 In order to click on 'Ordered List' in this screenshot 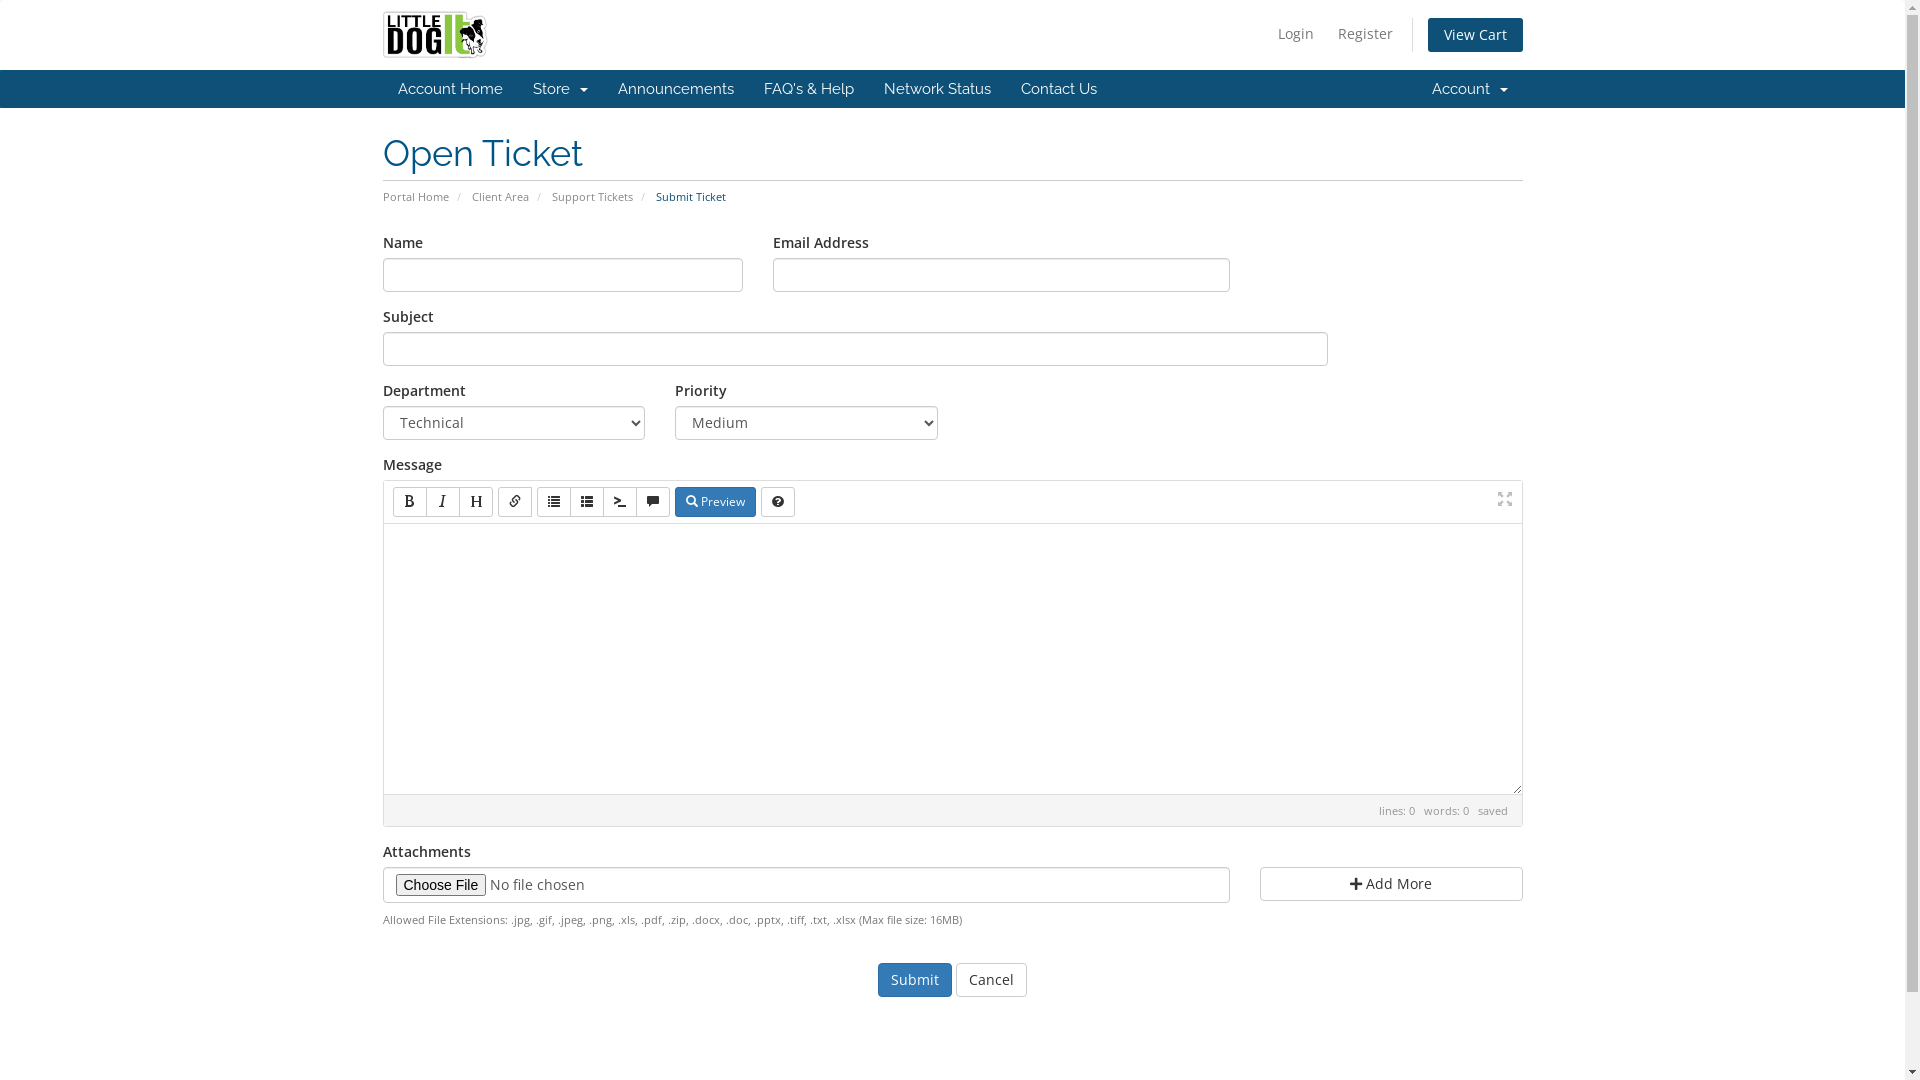, I will do `click(585, 500)`.